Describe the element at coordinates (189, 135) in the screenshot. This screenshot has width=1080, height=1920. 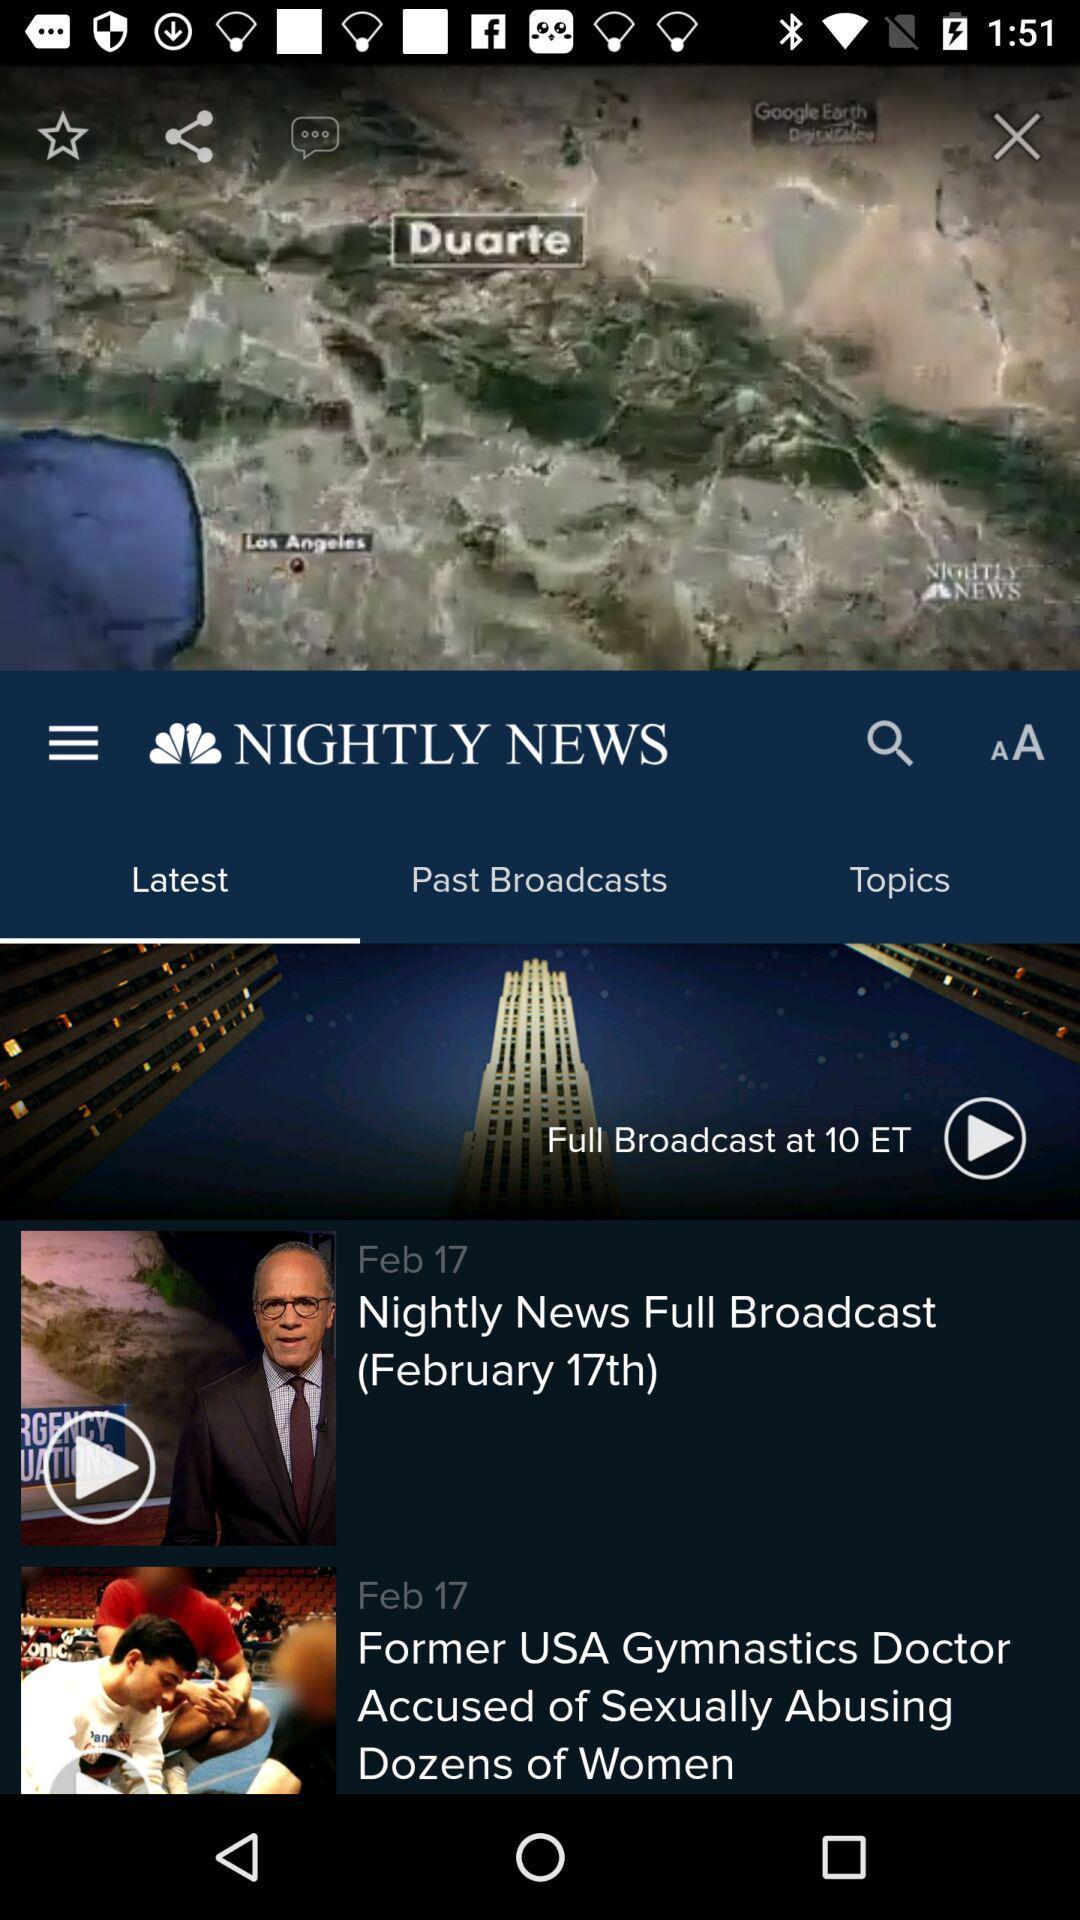
I see `share` at that location.